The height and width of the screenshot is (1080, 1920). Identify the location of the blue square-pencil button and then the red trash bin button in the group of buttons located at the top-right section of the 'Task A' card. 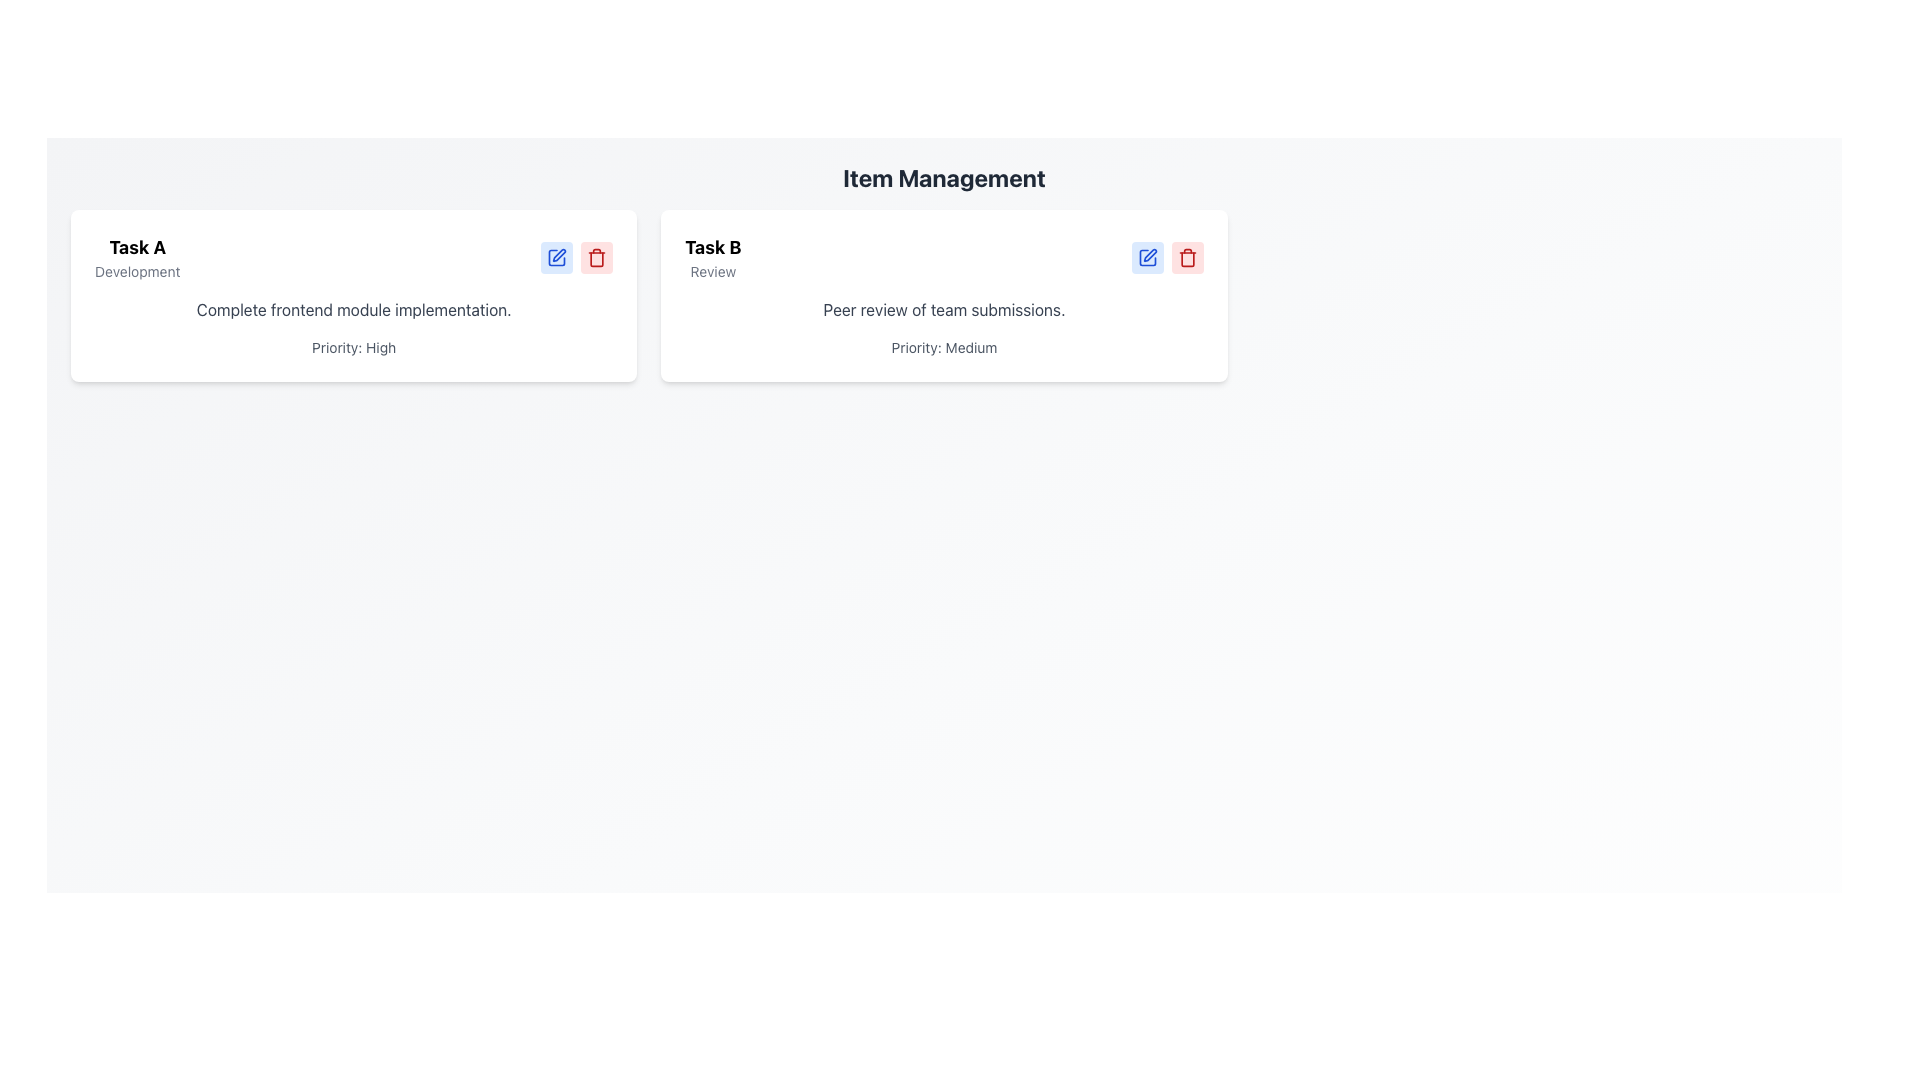
(576, 257).